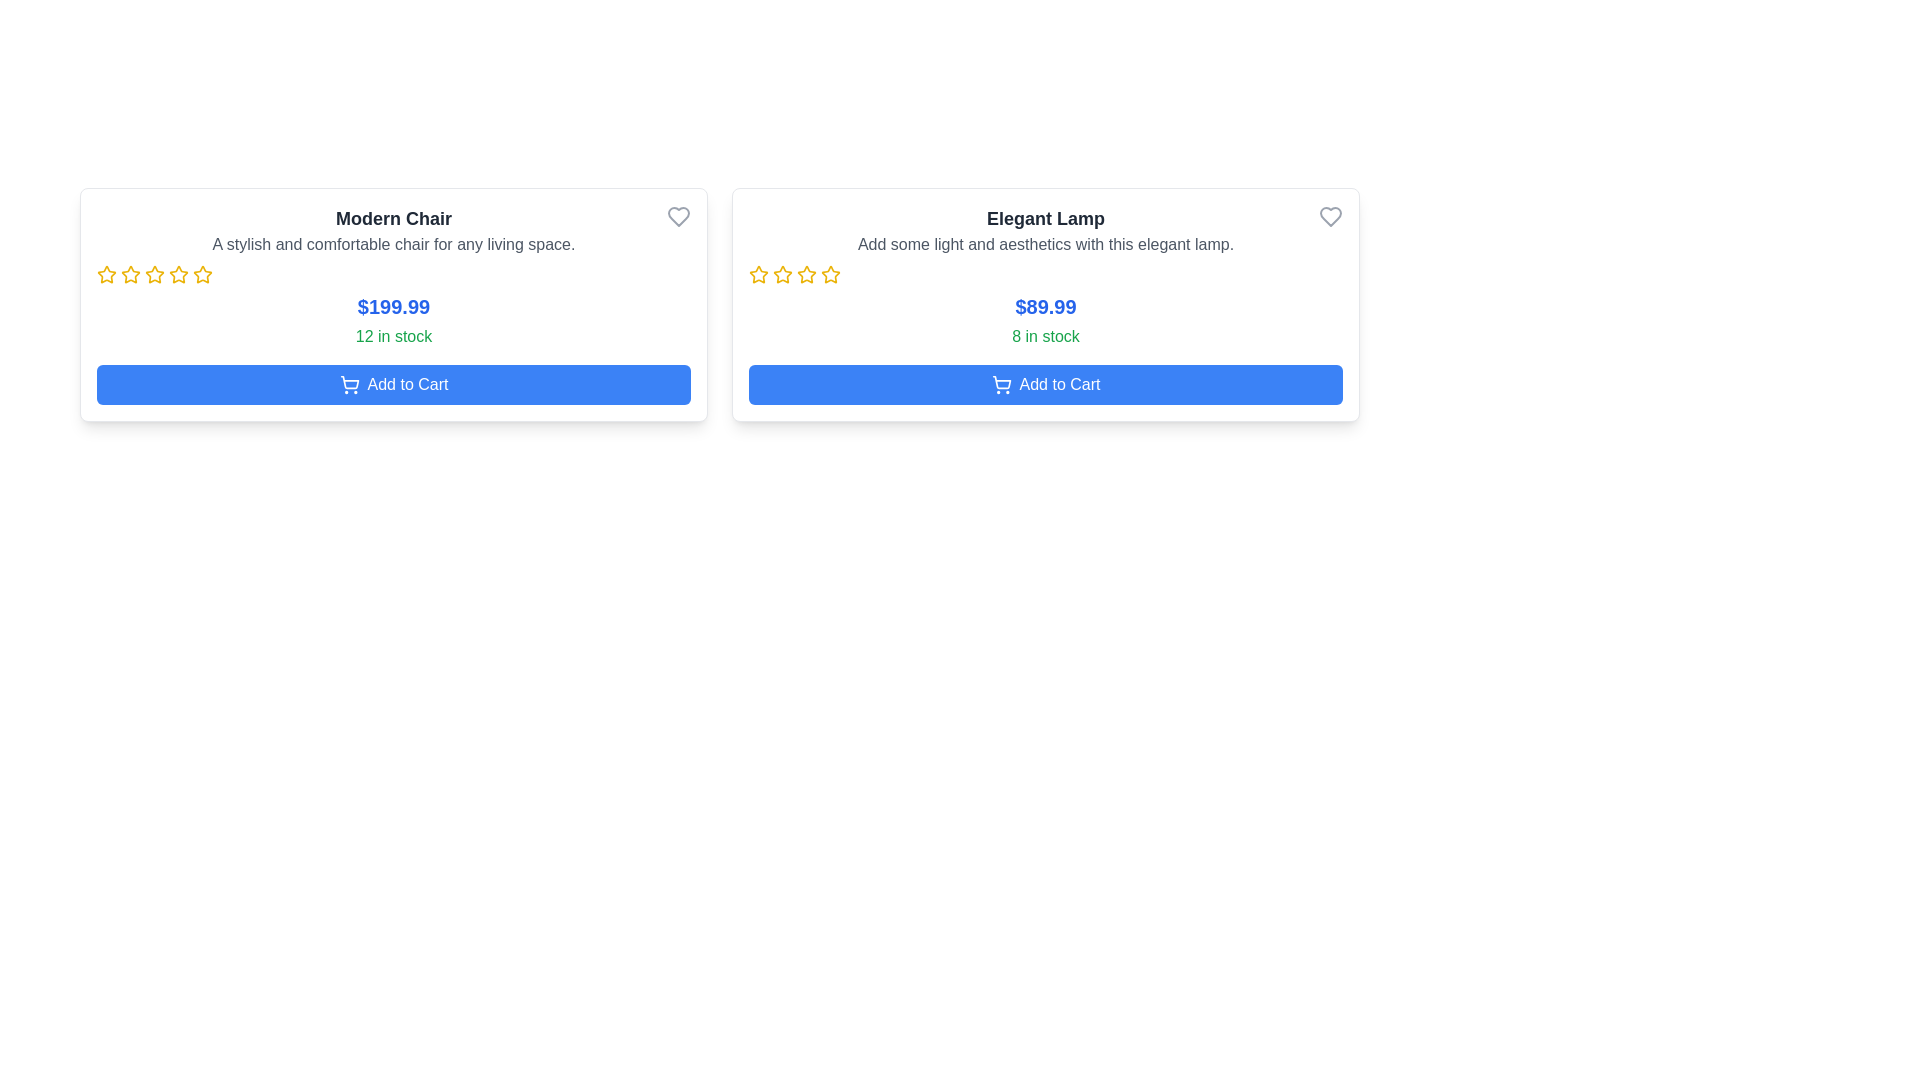 This screenshot has width=1920, height=1080. What do you see at coordinates (393, 244) in the screenshot?
I see `the descriptive text block styled in gray, located below the title 'Modern Chair' in the product card` at bounding box center [393, 244].